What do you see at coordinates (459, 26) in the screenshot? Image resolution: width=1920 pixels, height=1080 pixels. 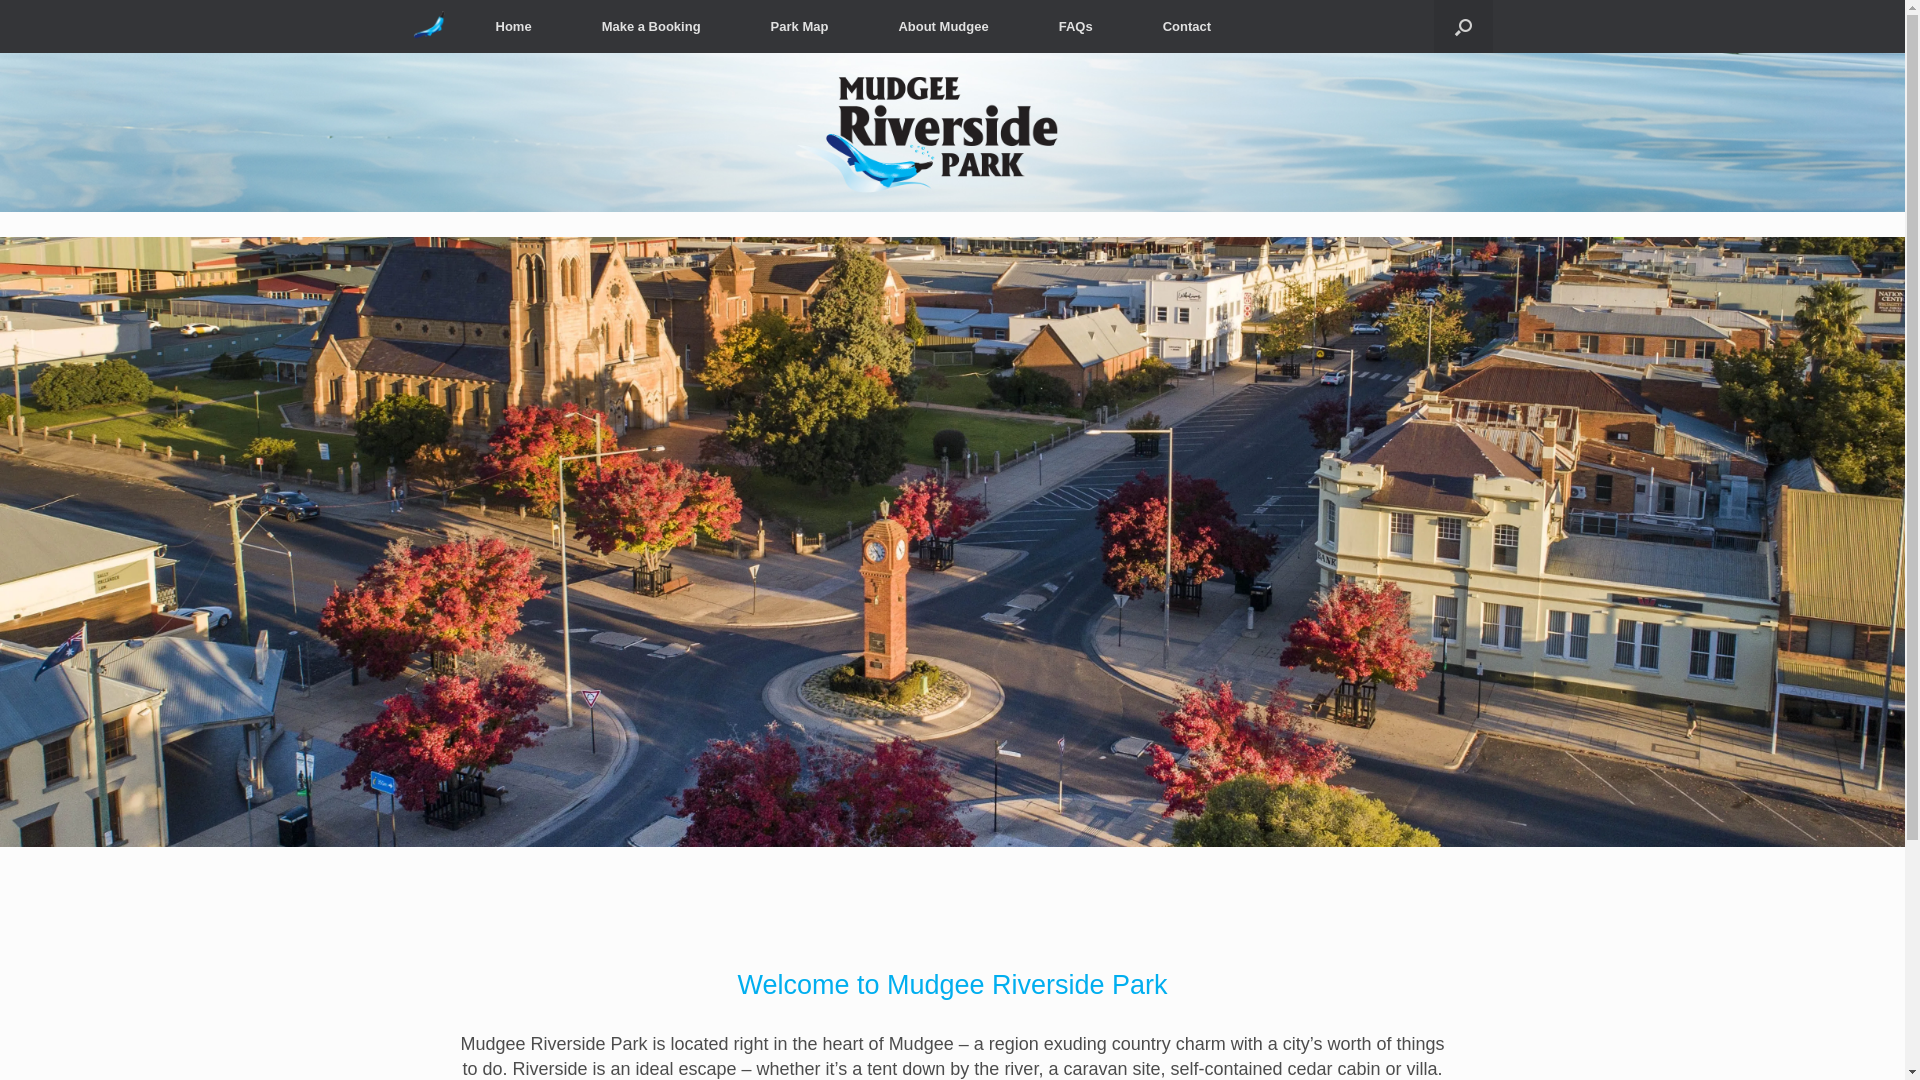 I see `'Home'` at bounding box center [459, 26].